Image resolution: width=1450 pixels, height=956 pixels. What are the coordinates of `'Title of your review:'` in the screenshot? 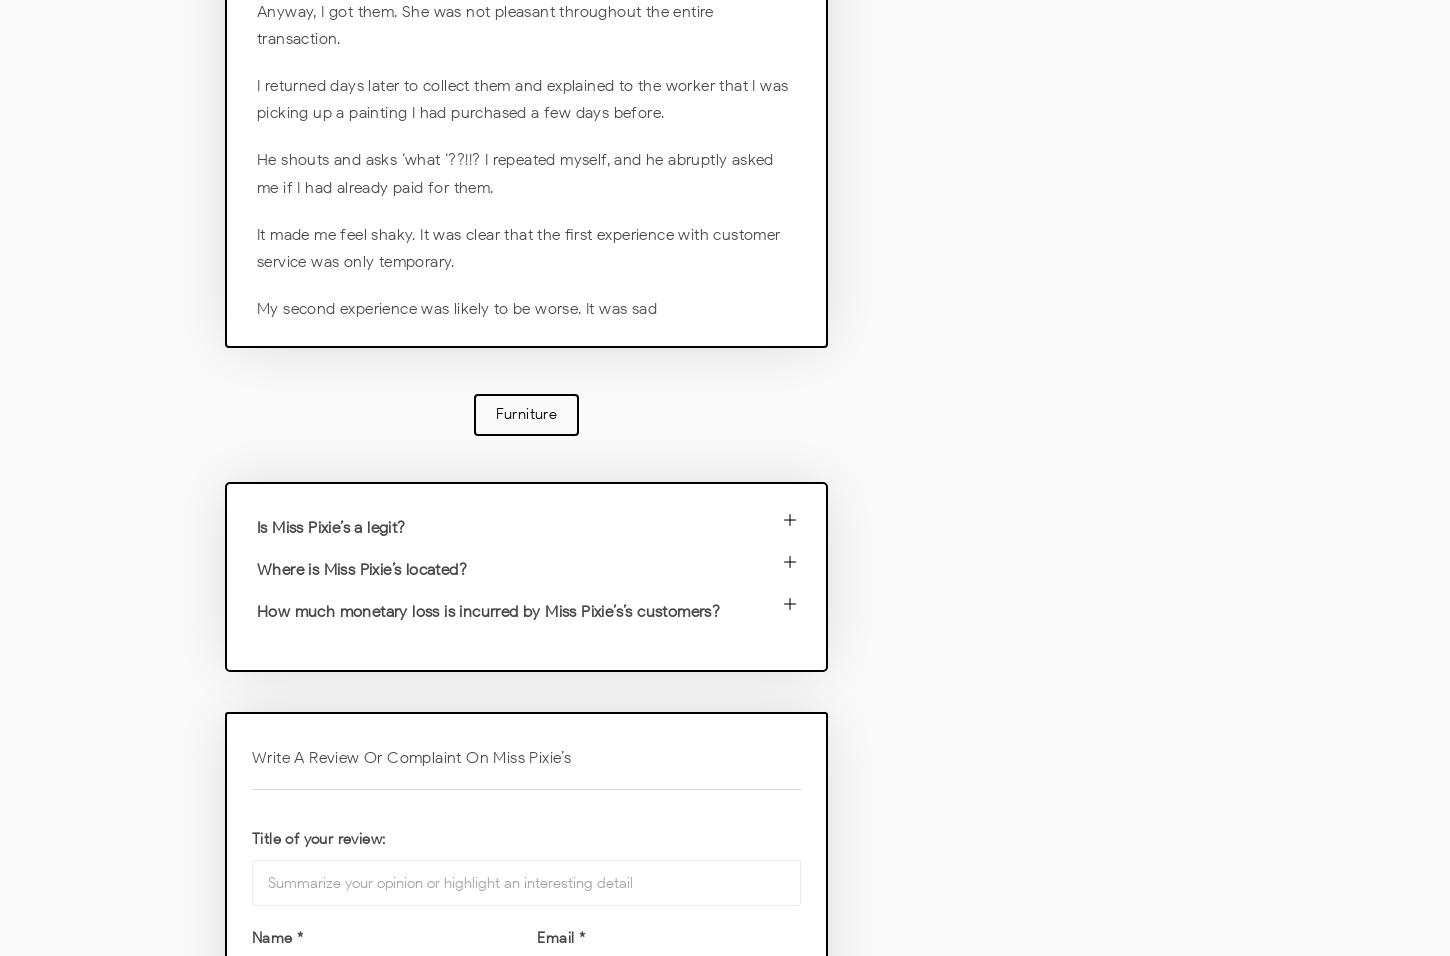 It's located at (318, 838).